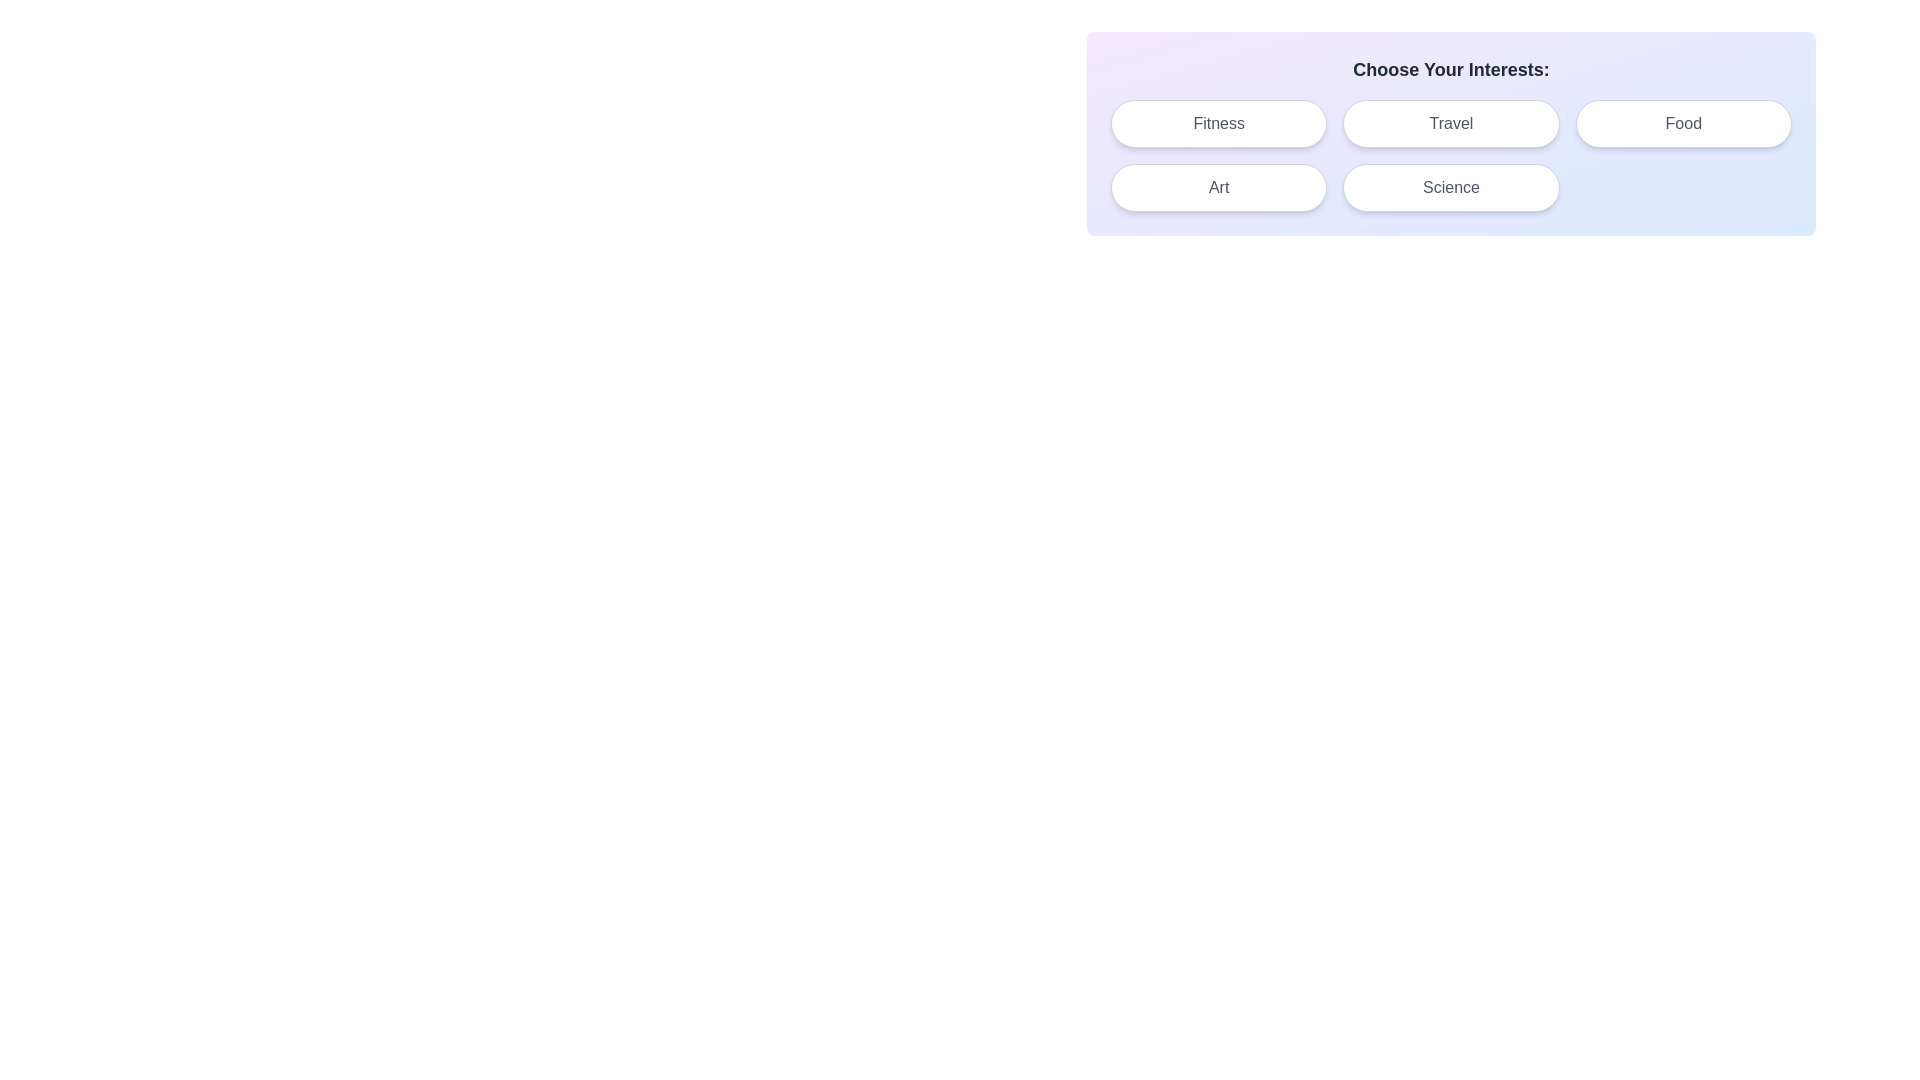  I want to click on the chip labeled Fitness to toggle its selection, so click(1218, 123).